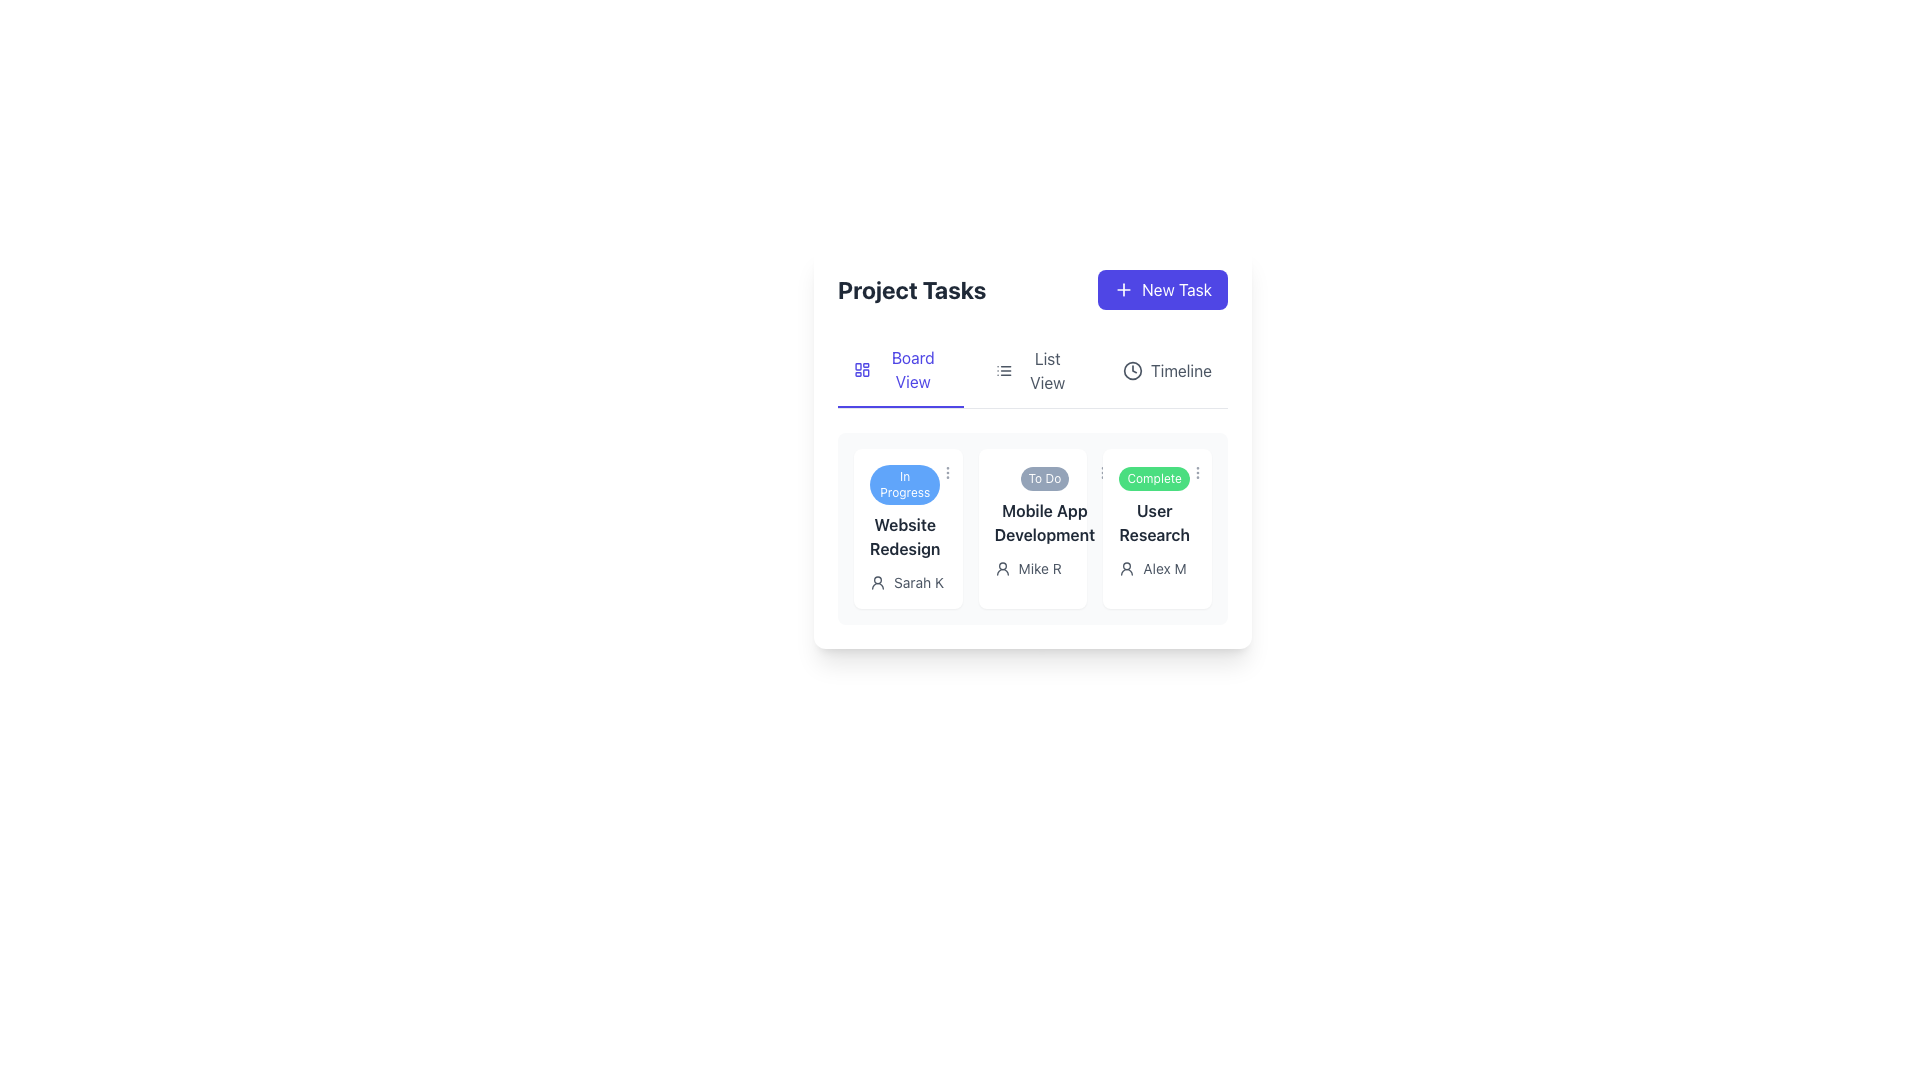 This screenshot has height=1080, width=1920. I want to click on text content of the Static text label displaying 'Mike R', which is styled in grayish color and located within the 'Mobile App Development' task card, so click(1040, 569).